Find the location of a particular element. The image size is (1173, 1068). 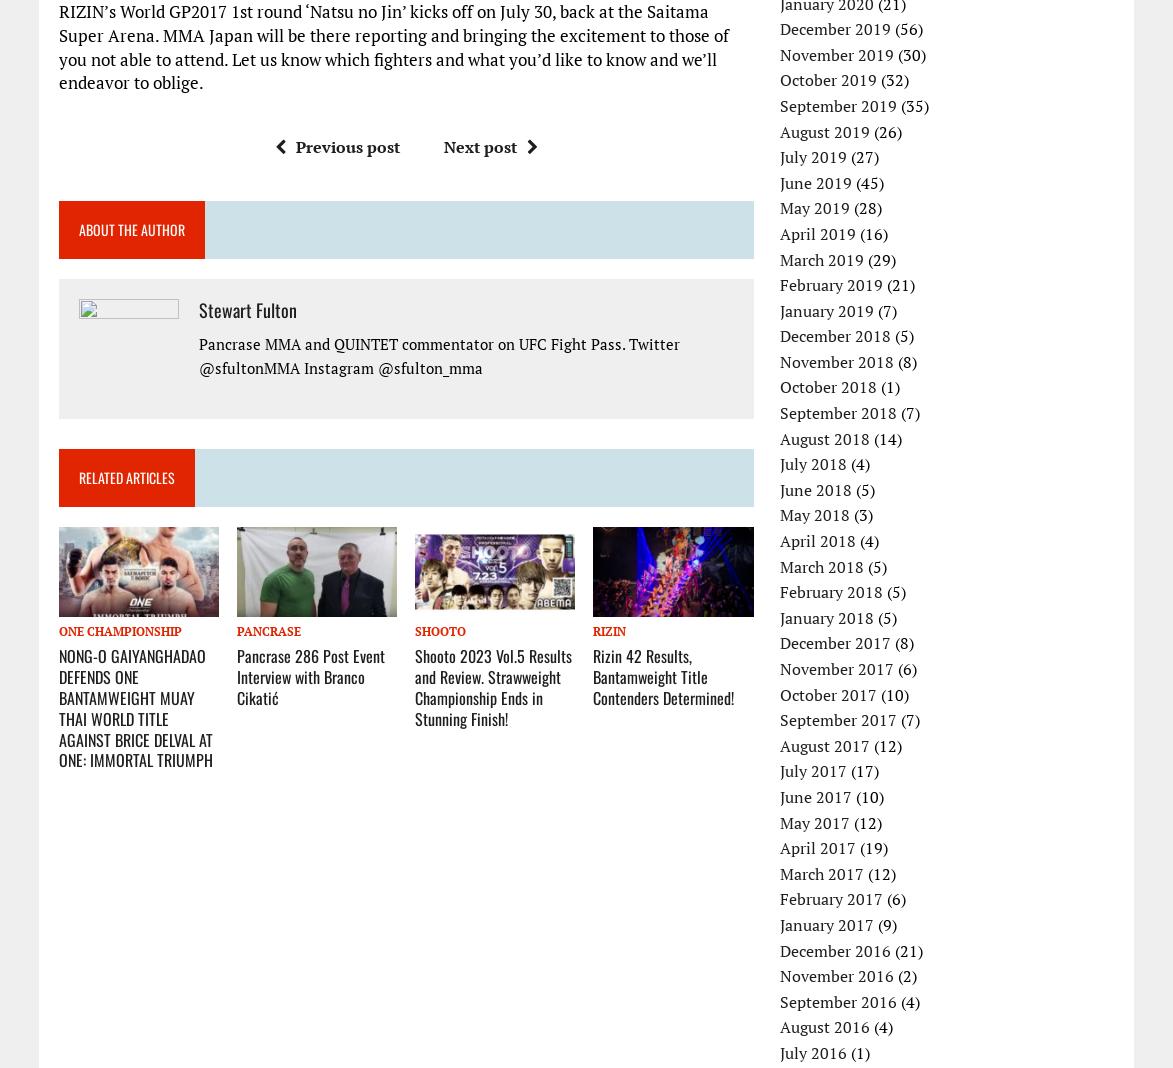

'December 2016' is located at coordinates (835, 949).